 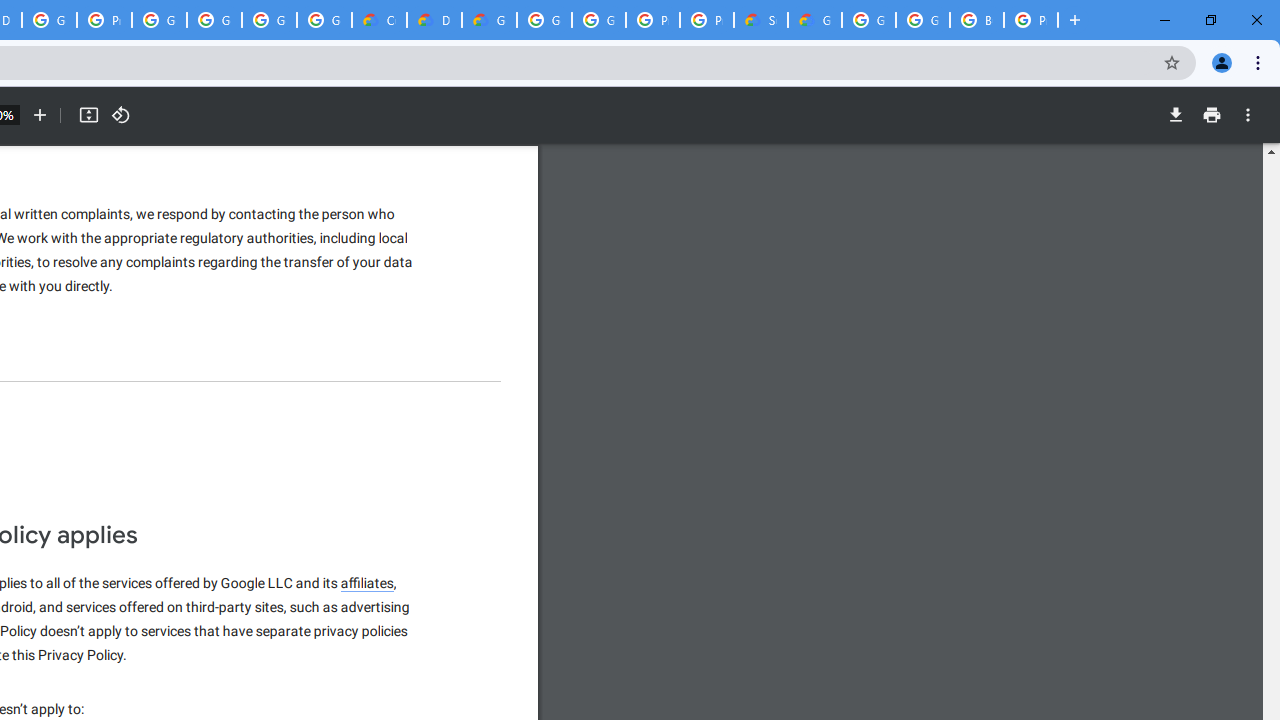 What do you see at coordinates (1247, 115) in the screenshot?
I see `'More actions'` at bounding box center [1247, 115].